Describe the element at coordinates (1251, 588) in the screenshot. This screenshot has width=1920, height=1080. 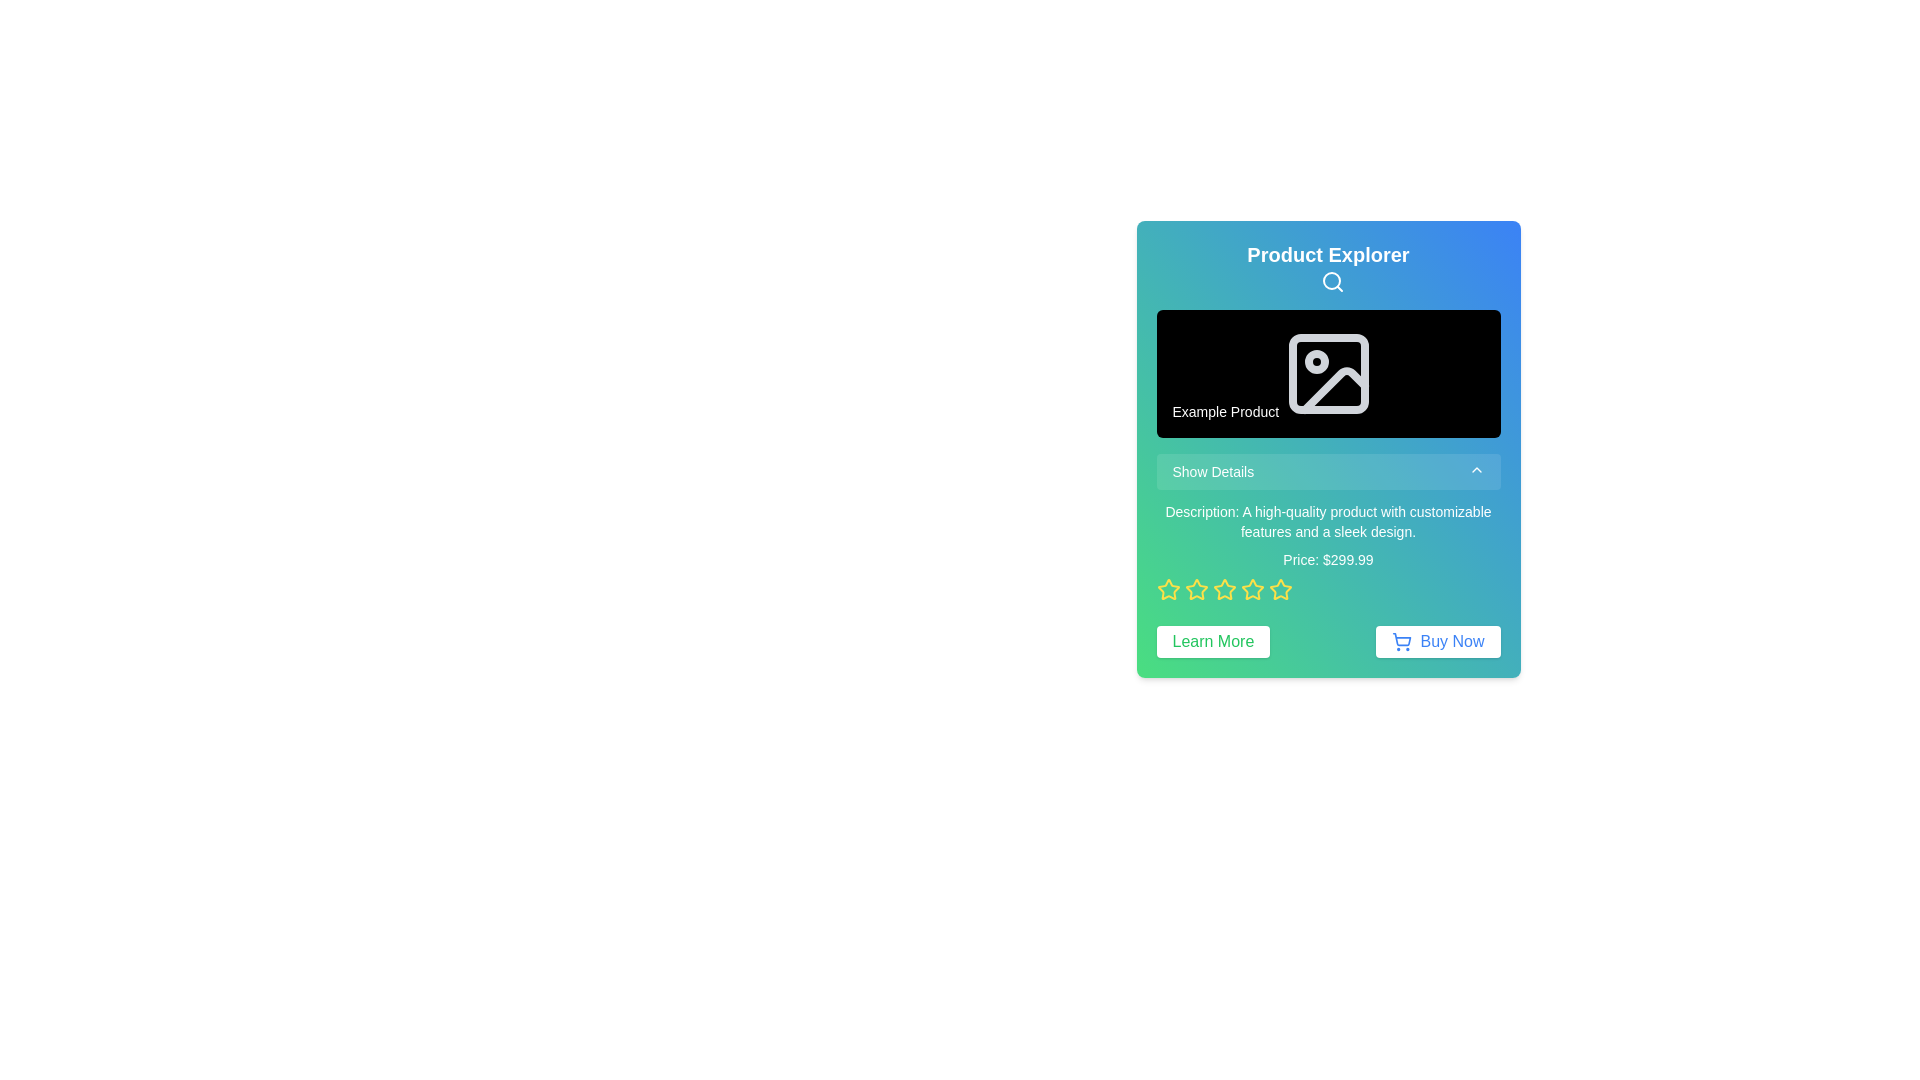
I see `the sixth hollow star icon outlined in yellow` at that location.